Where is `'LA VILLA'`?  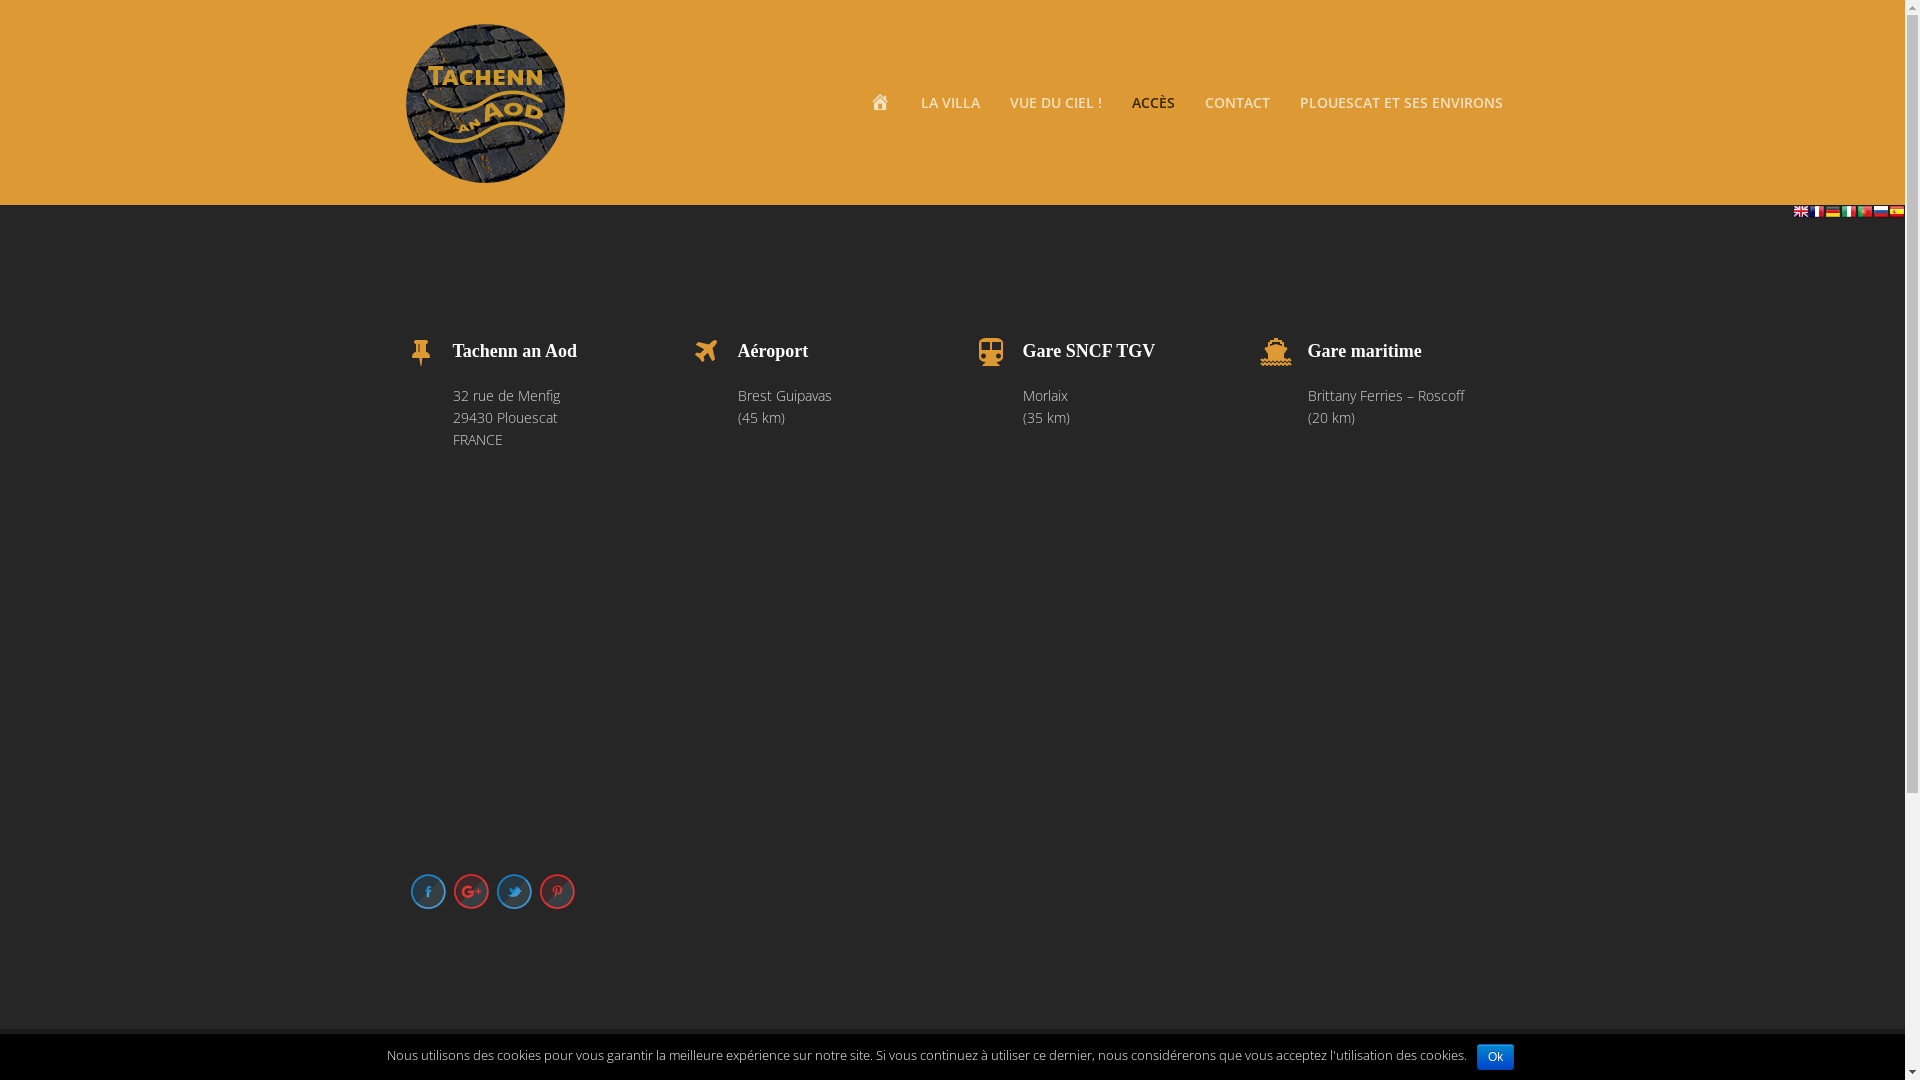
'LA VILLA' is located at coordinates (948, 102).